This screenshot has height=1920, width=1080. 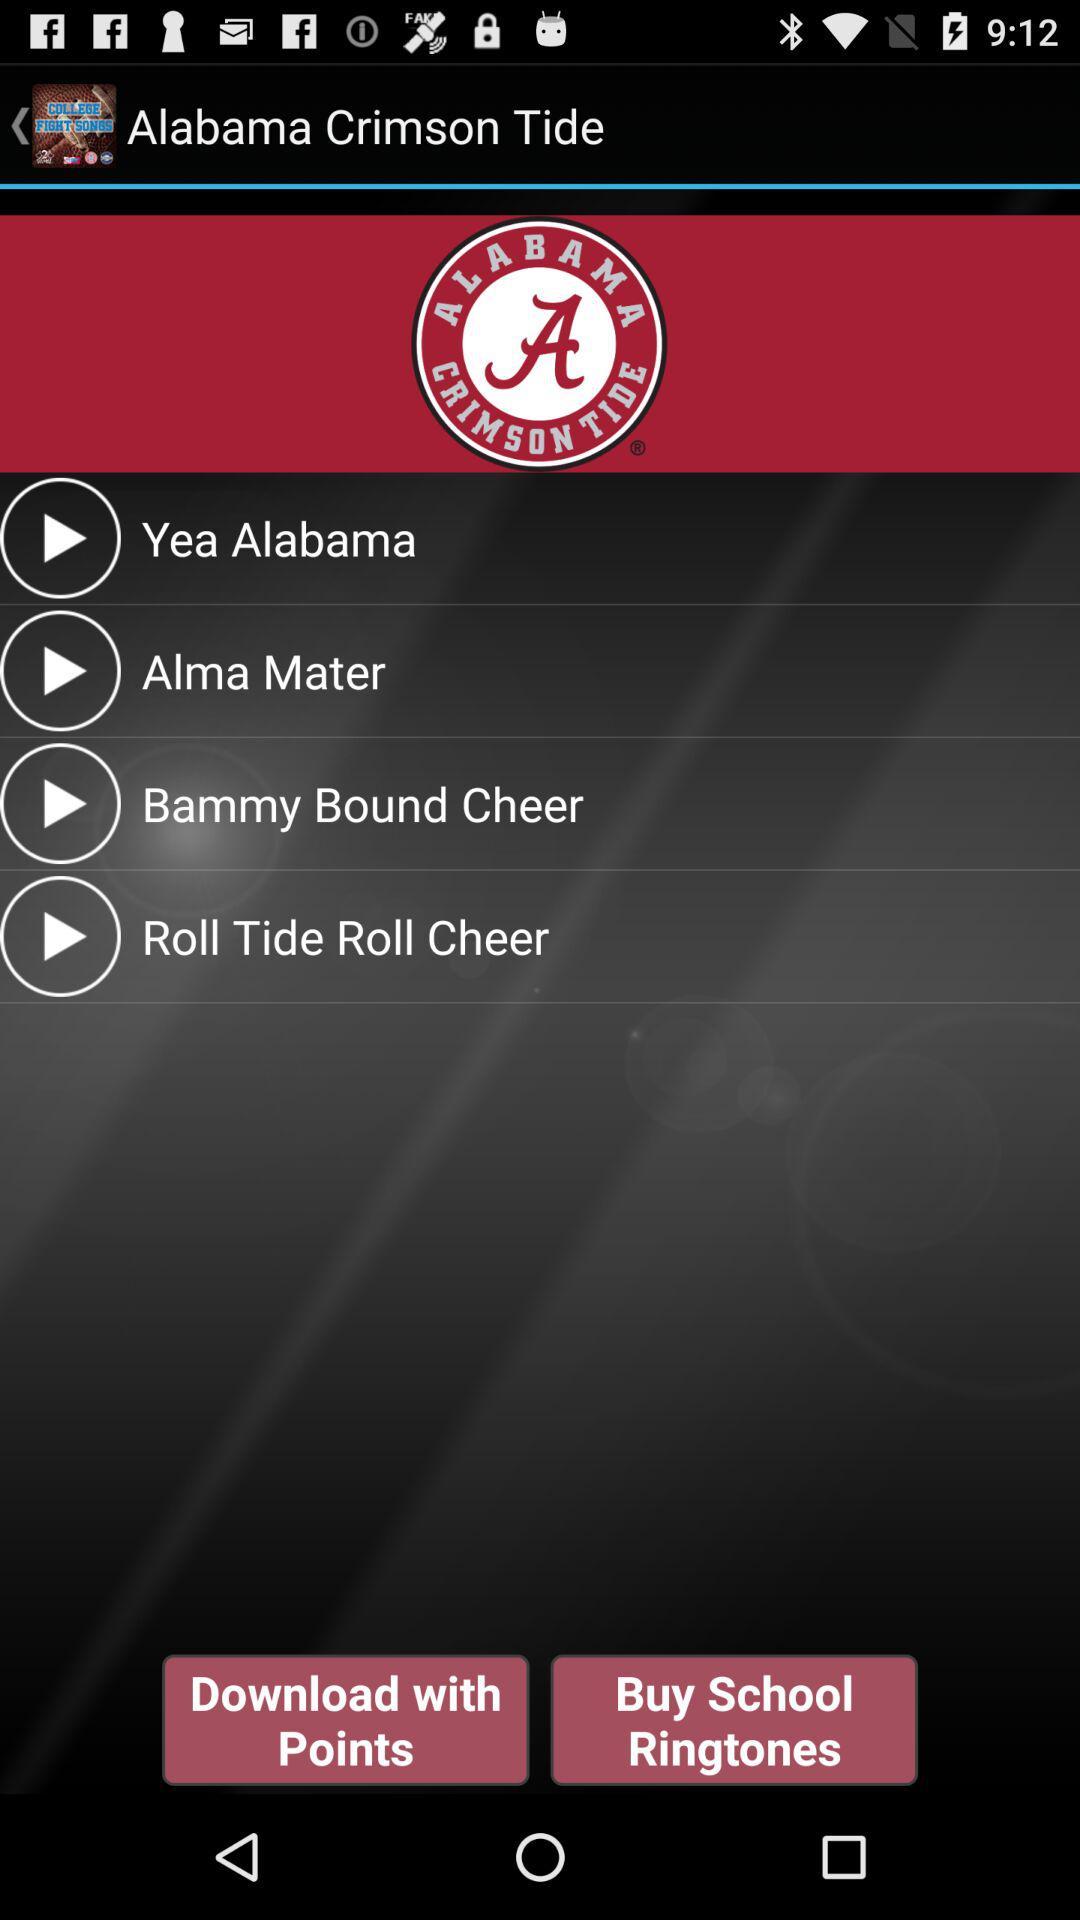 I want to click on patton, so click(x=59, y=803).